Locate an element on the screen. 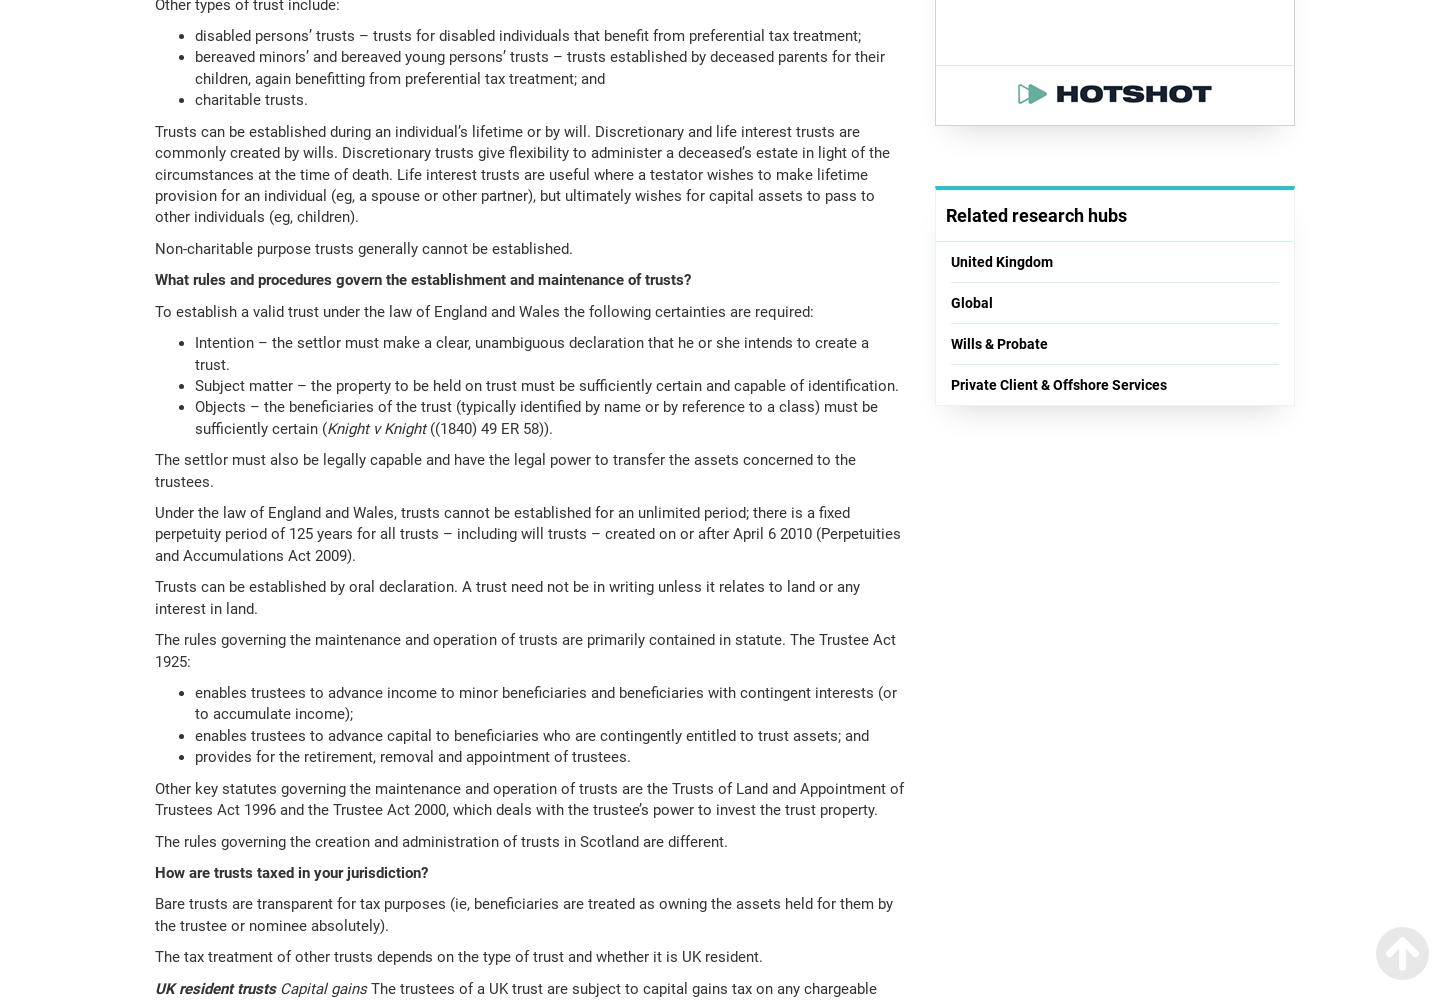 The width and height of the screenshot is (1450, 1001). 'bereaved minors’ and bereaved young persons’ trusts – trusts established by deceased parents for their children, again benefitting from preferential tax treatment; and' is located at coordinates (539, 67).